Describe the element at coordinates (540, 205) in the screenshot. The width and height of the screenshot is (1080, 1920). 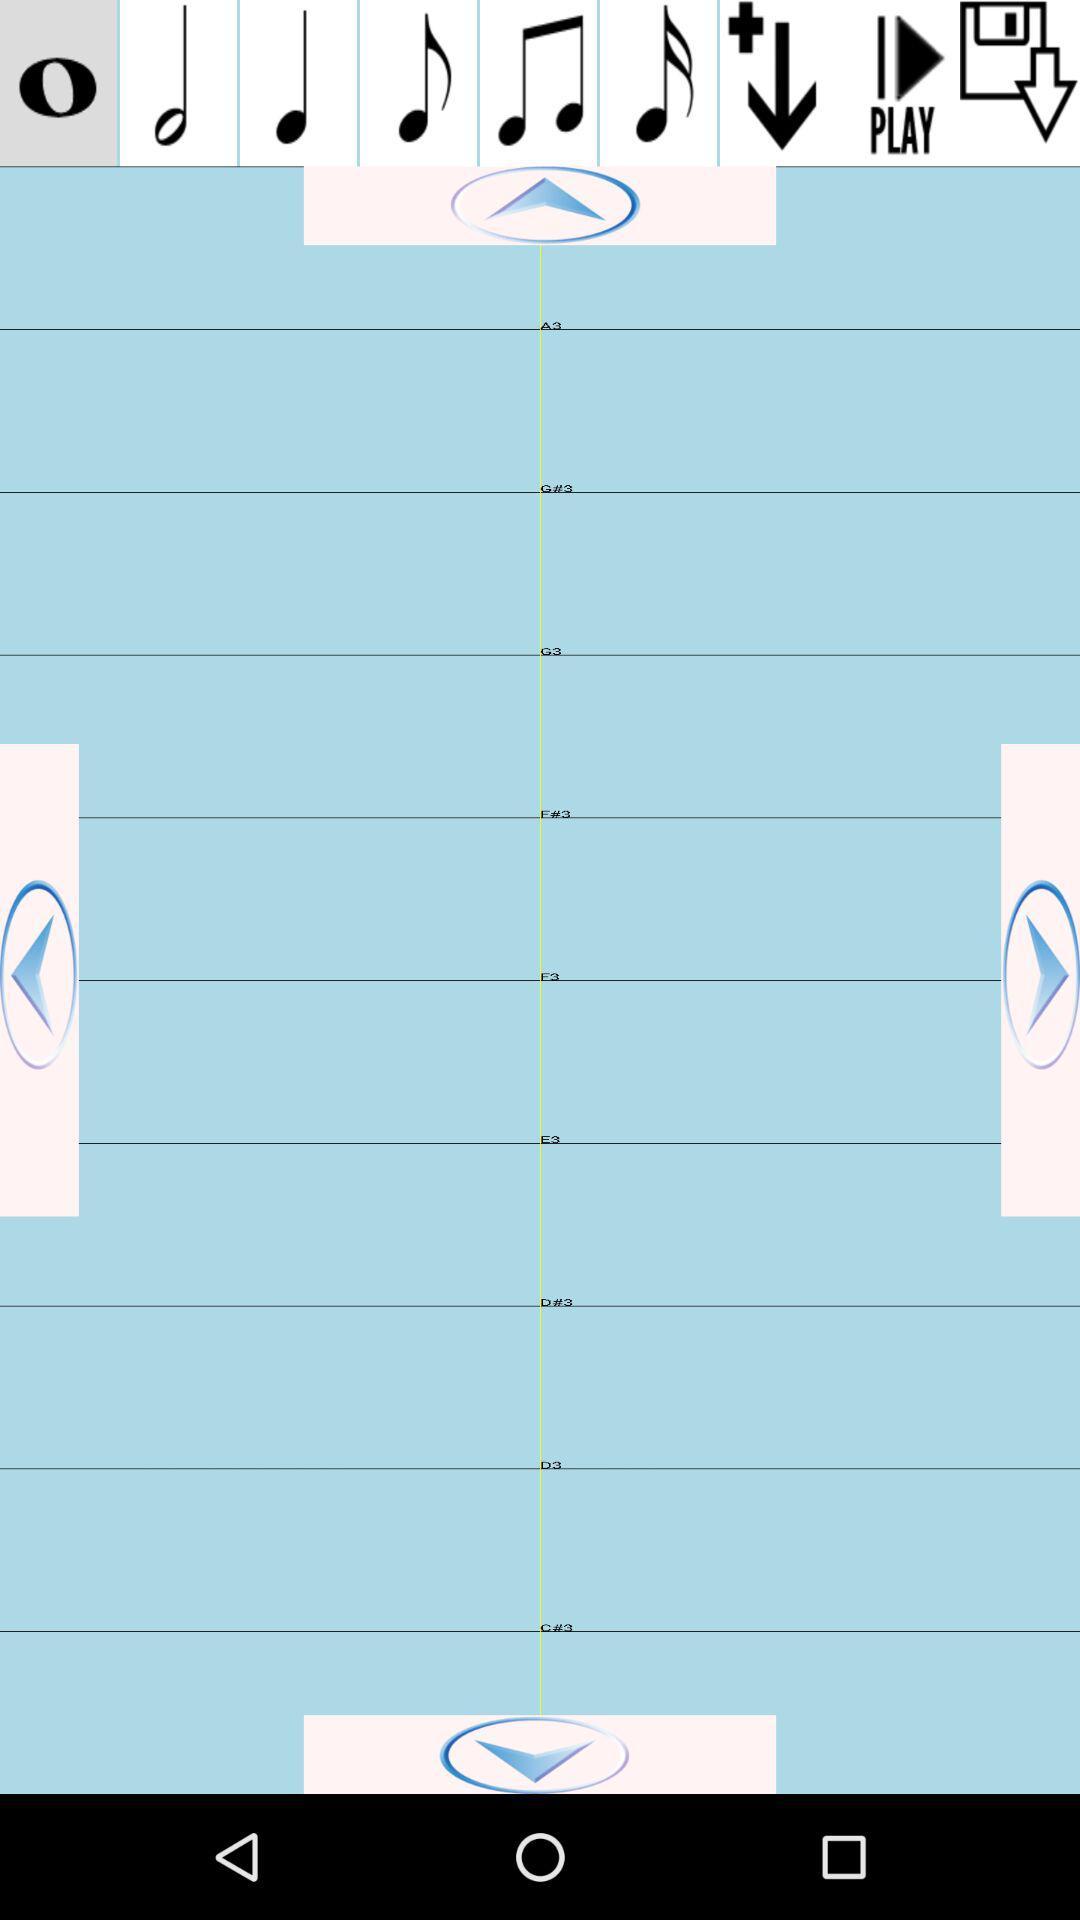
I see `up arrow` at that location.